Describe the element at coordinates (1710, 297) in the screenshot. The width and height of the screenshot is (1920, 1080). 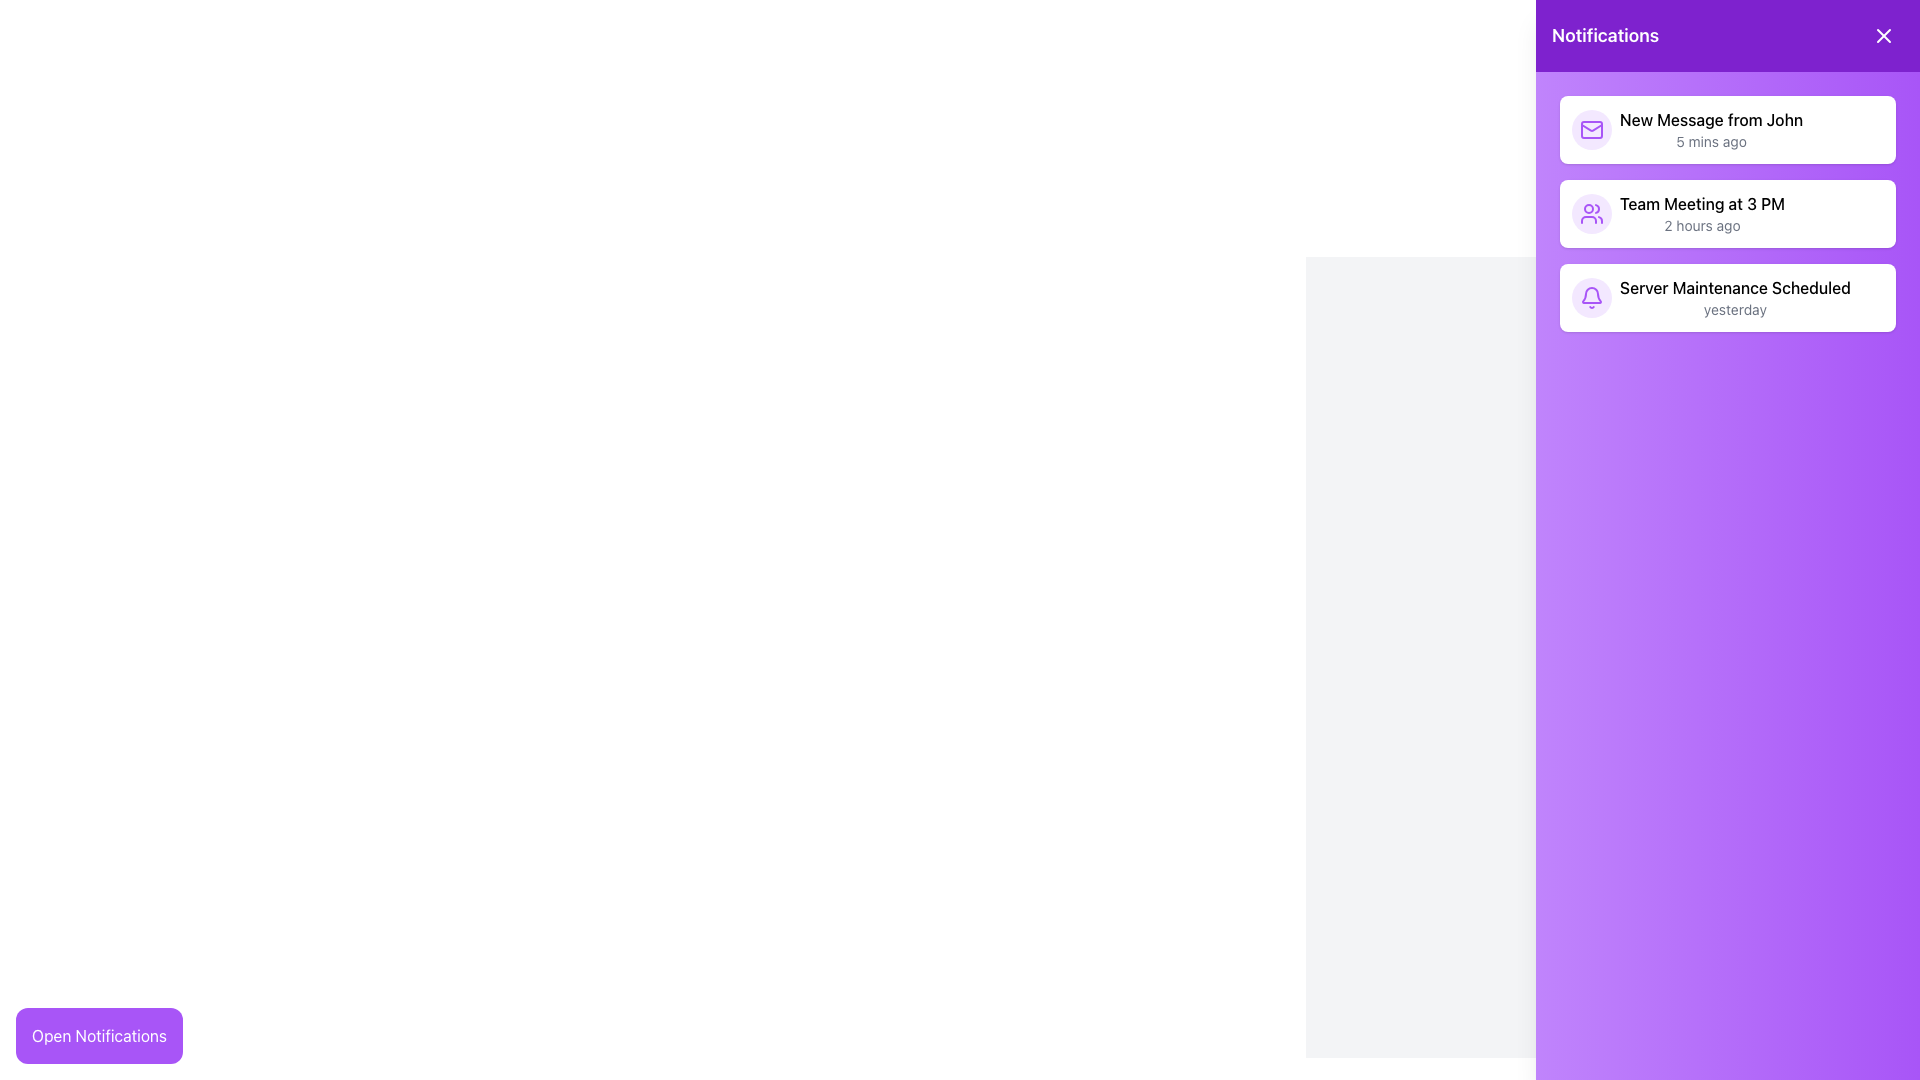
I see `the third notification item in the purple right-hand panel that informs about a scheduled server maintenance event` at that location.